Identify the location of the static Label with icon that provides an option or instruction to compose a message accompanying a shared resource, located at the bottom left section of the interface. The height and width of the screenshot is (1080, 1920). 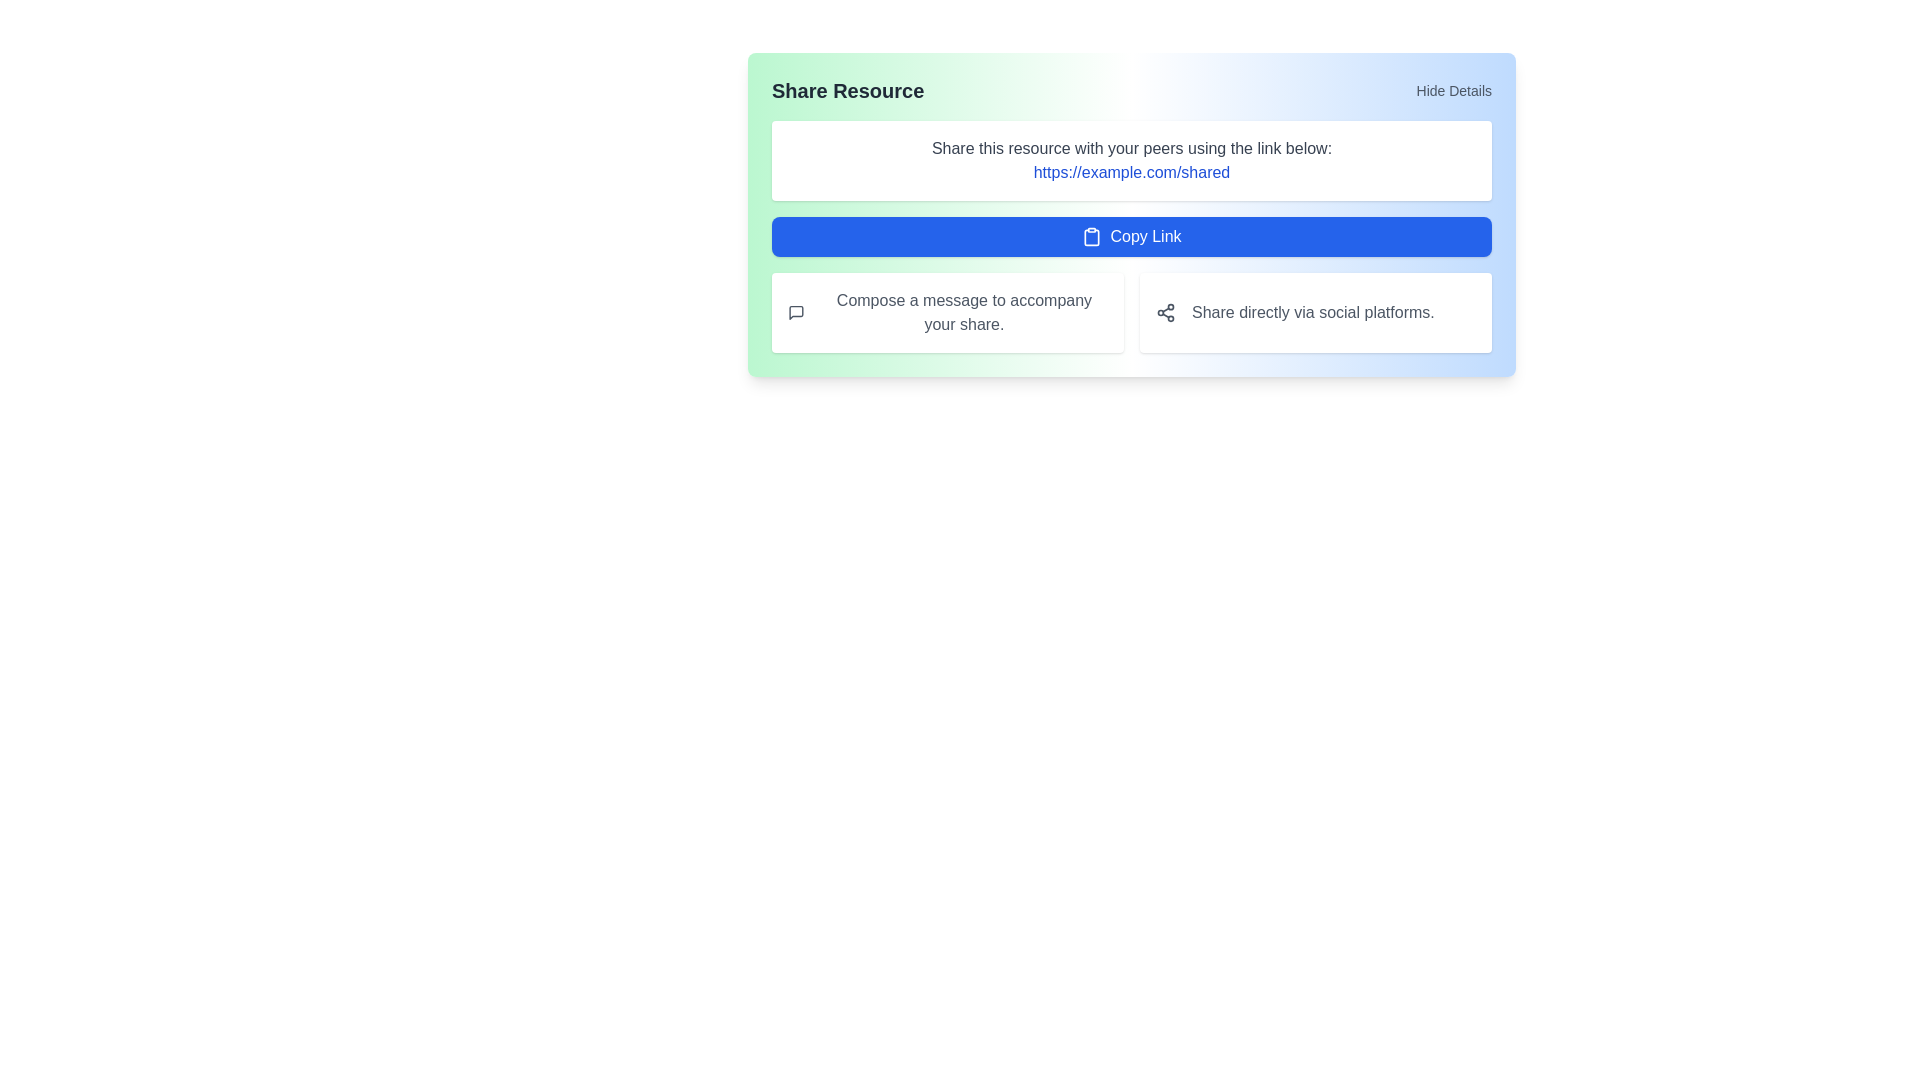
(947, 312).